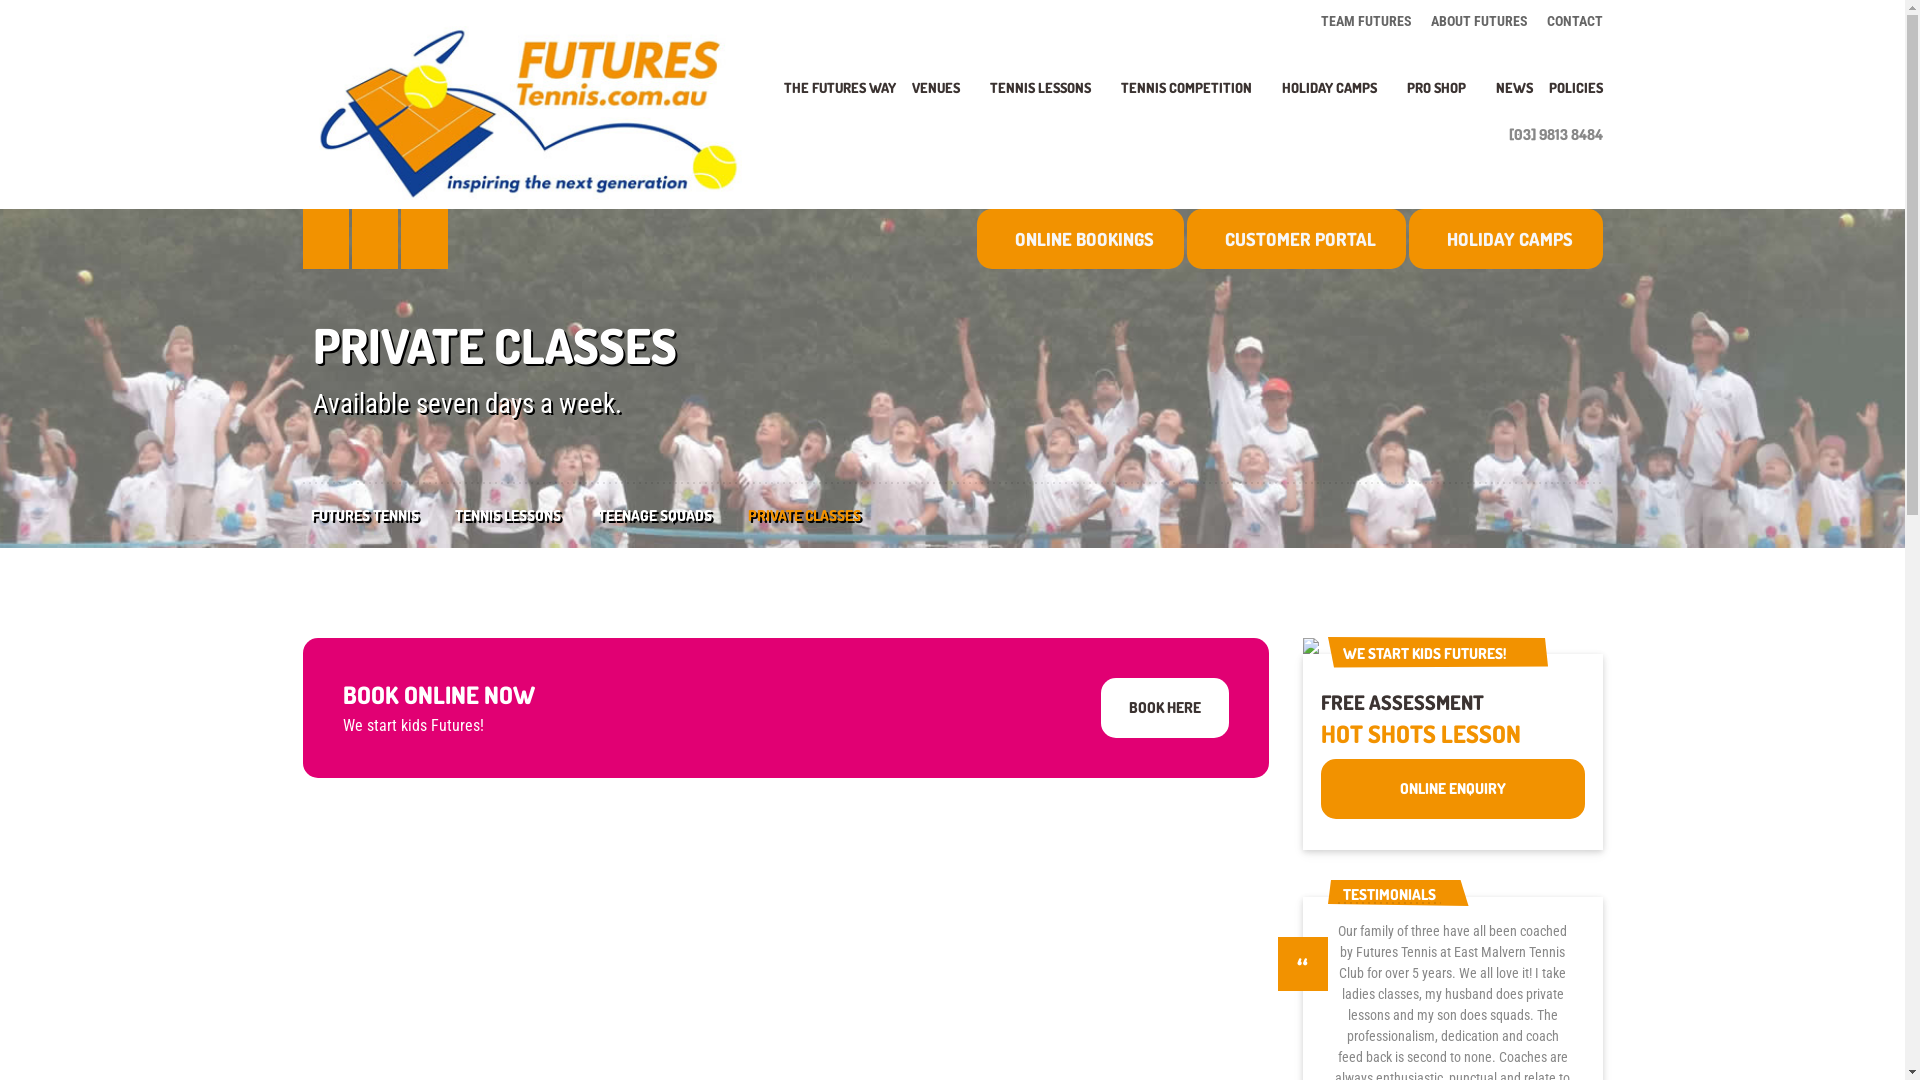  Describe the element at coordinates (840, 98) in the screenshot. I see `'THE FUTURES WAY'` at that location.